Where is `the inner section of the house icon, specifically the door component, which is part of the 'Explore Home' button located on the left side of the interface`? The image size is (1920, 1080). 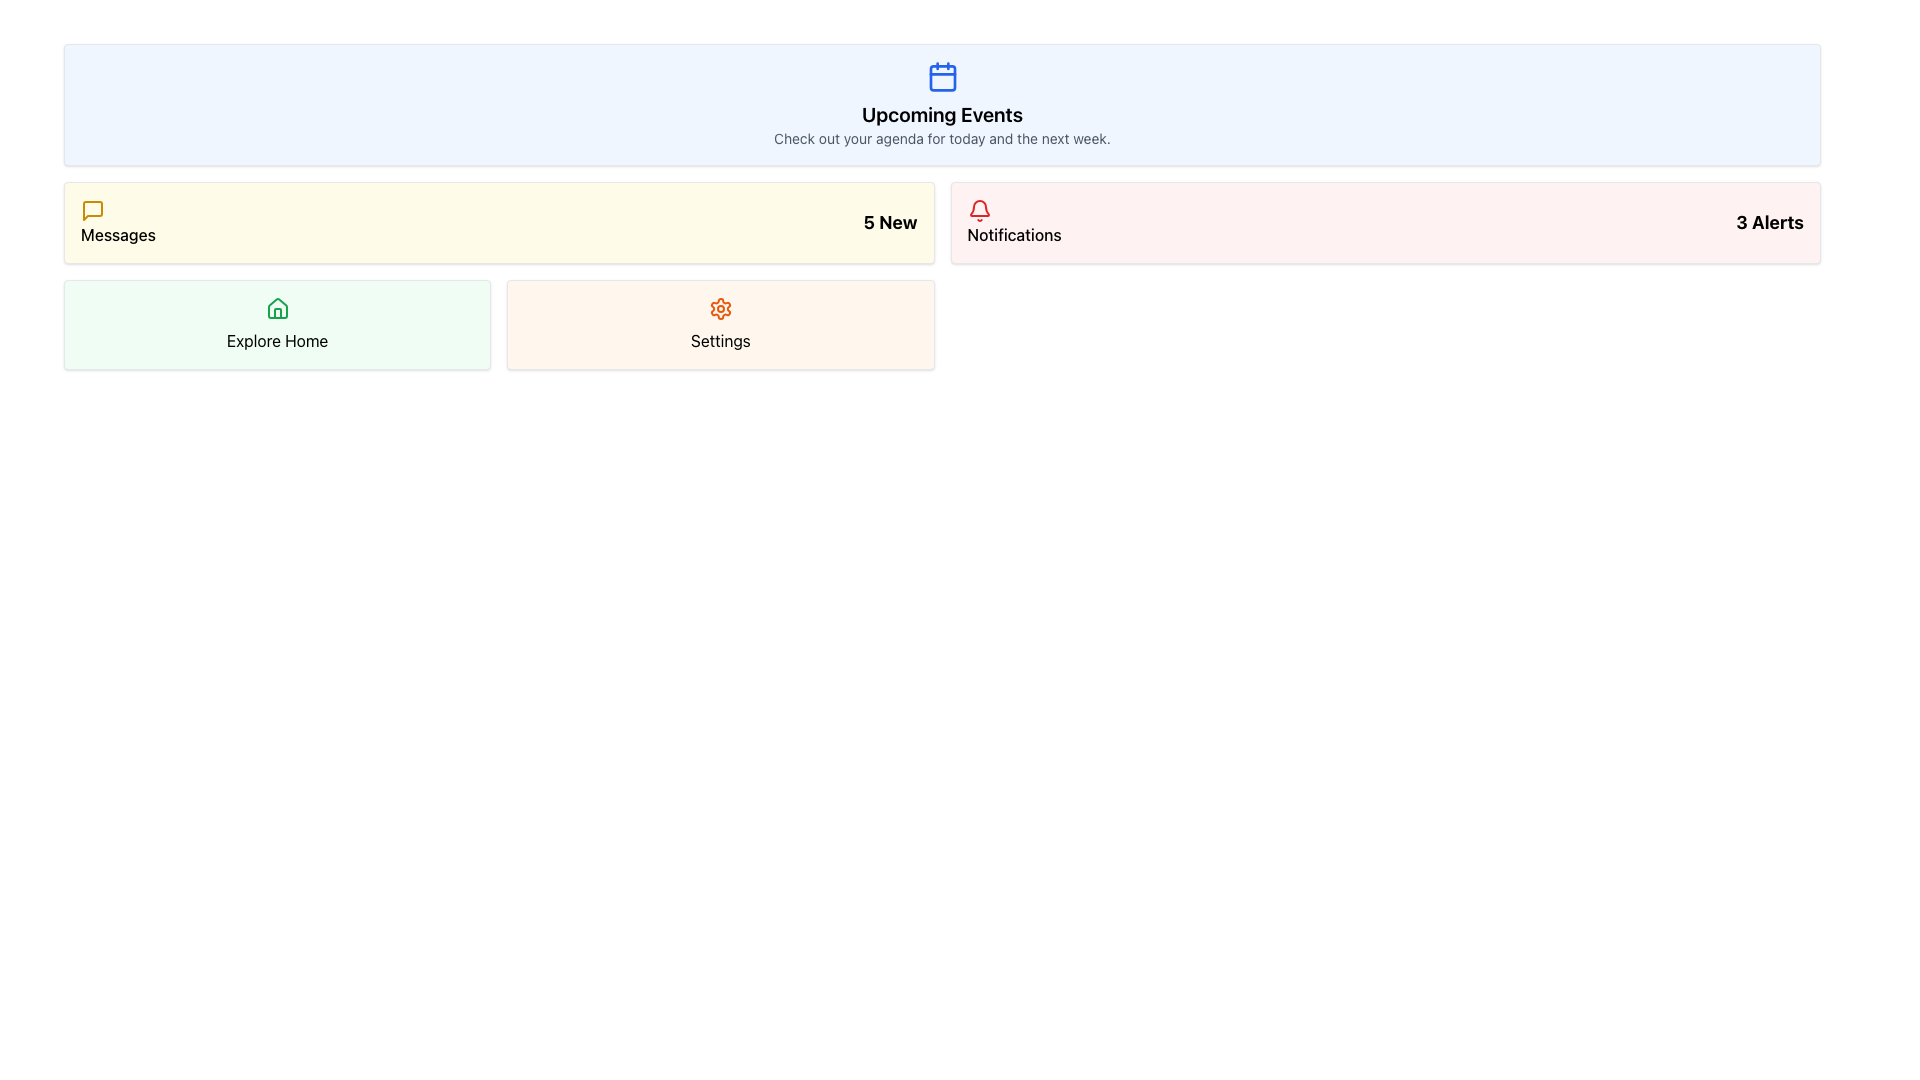 the inner section of the house icon, specifically the door component, which is part of the 'Explore Home' button located on the left side of the interface is located at coordinates (276, 313).